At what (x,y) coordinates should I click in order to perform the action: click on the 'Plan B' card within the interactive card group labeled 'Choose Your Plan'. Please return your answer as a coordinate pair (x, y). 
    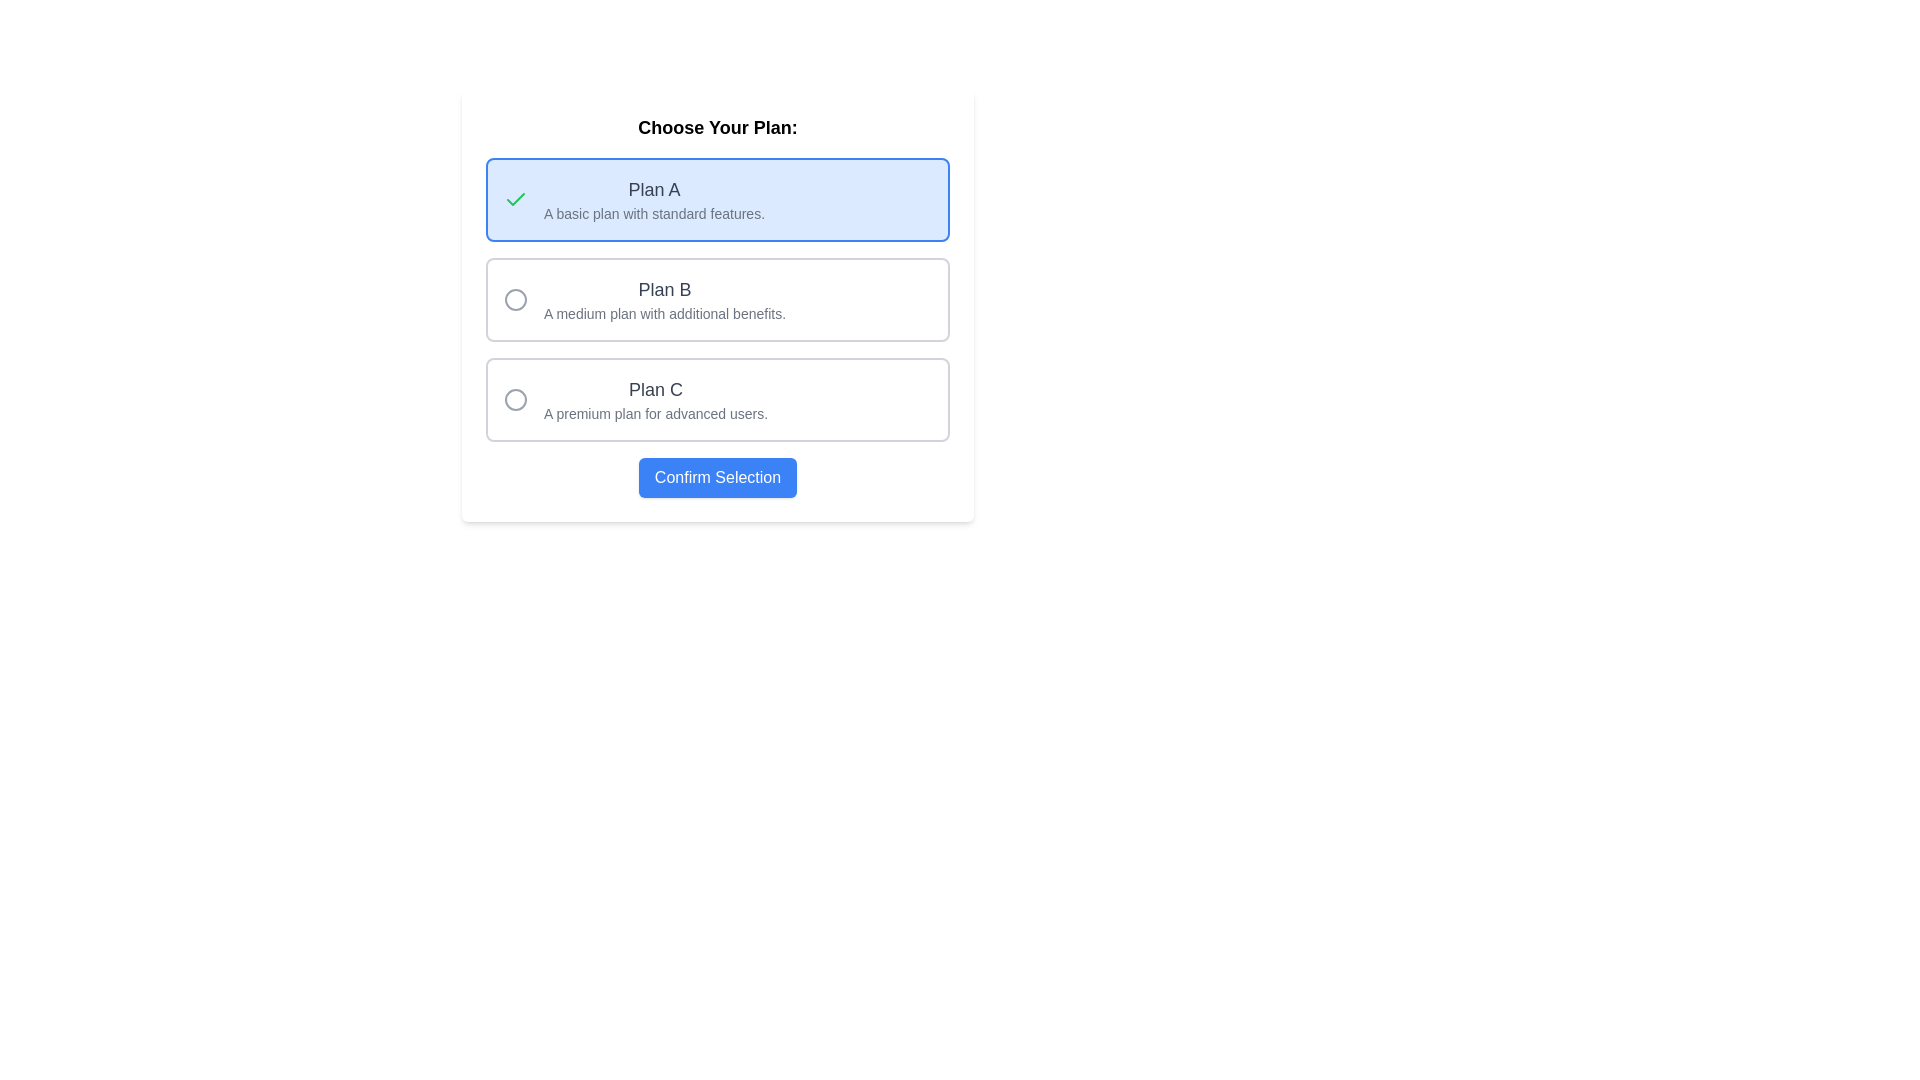
    Looking at the image, I should click on (718, 305).